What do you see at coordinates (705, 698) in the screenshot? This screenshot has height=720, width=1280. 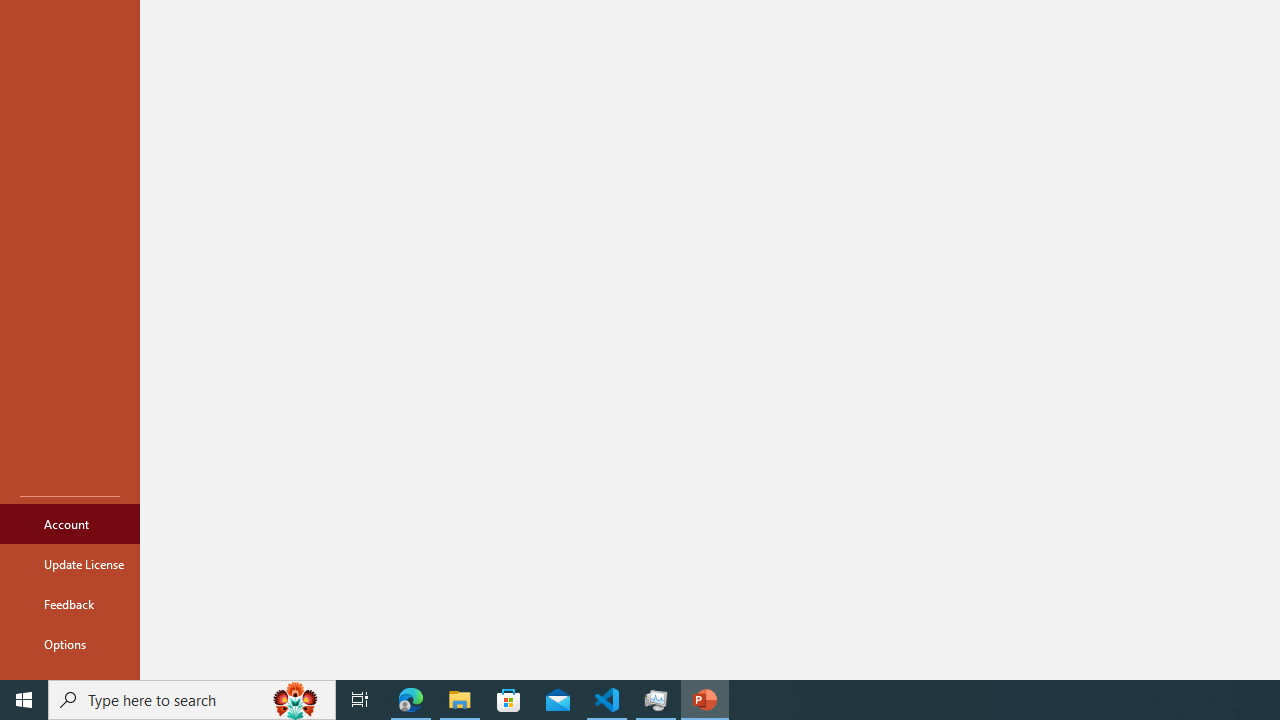 I see `'PowerPoint - 1 running window'` at bounding box center [705, 698].